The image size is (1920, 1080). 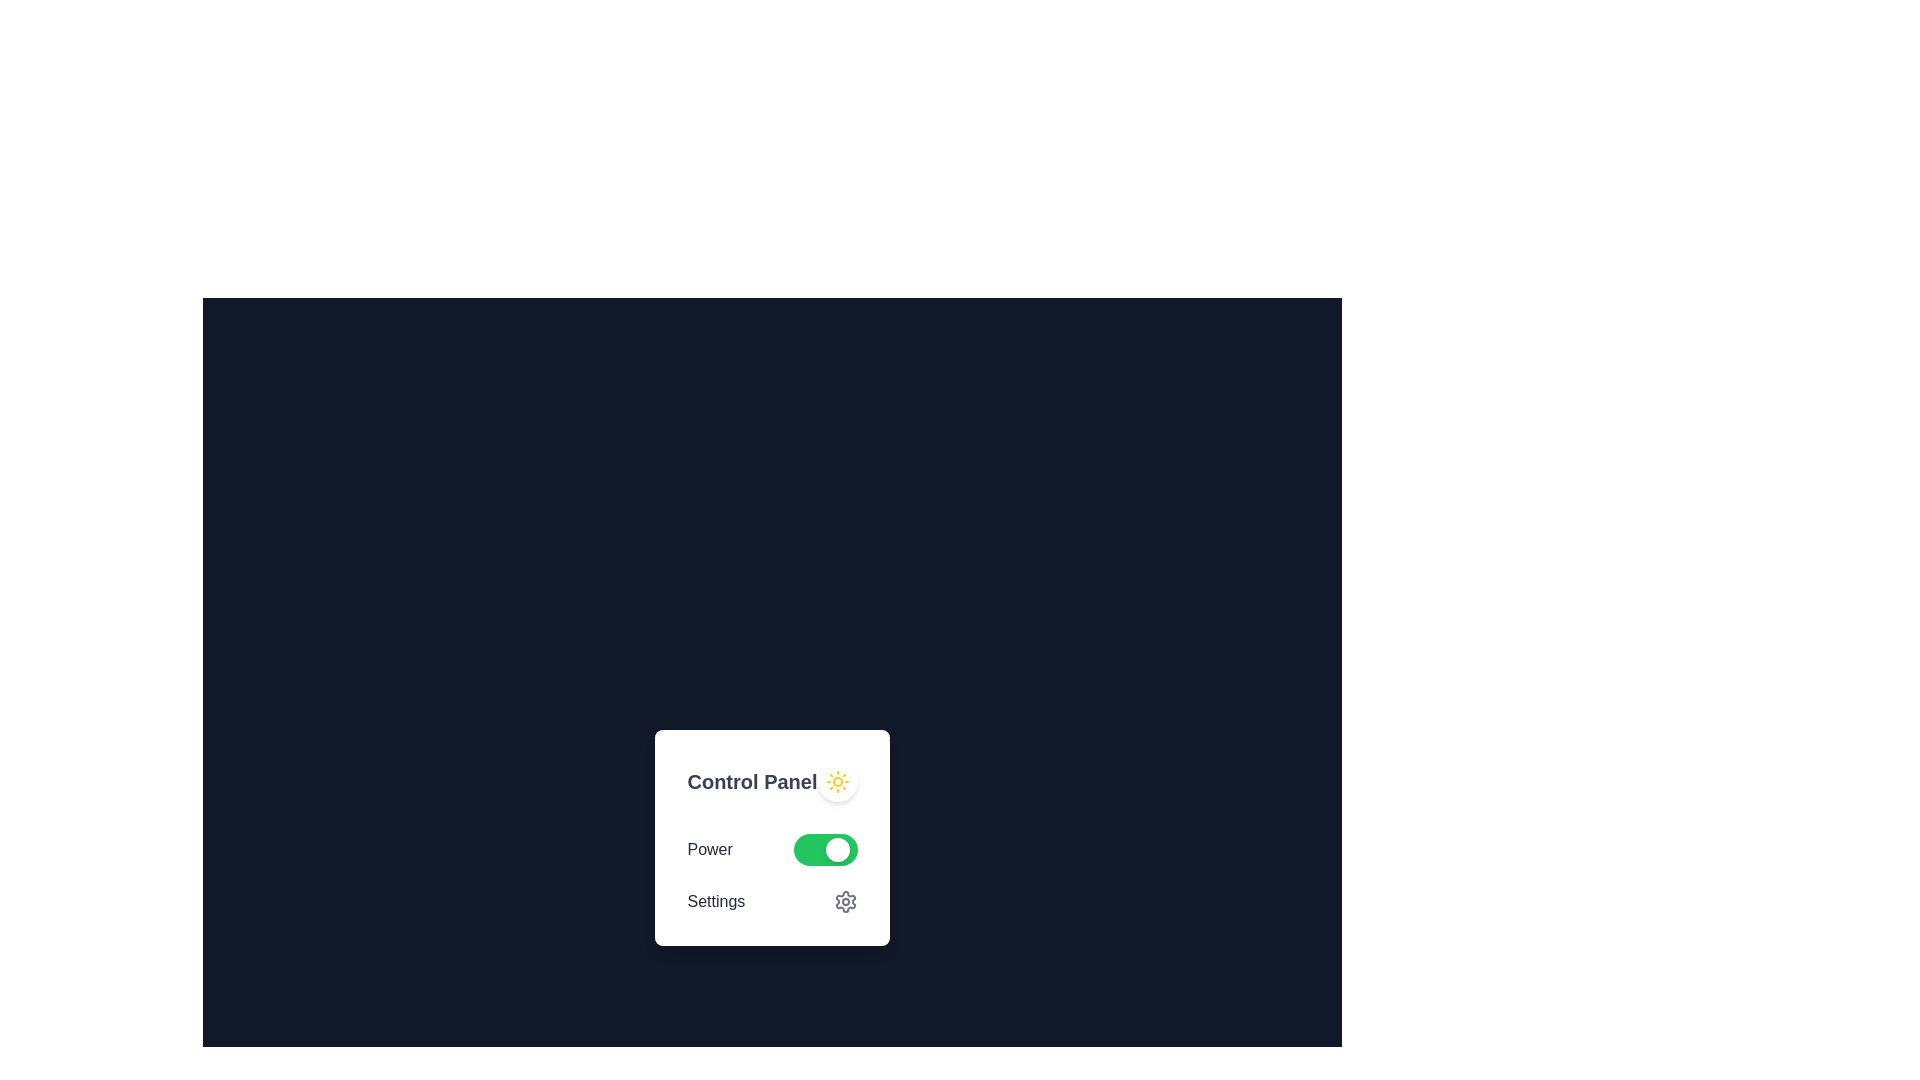 What do you see at coordinates (825, 849) in the screenshot?
I see `the white handle of the toggle switch with a green background` at bounding box center [825, 849].